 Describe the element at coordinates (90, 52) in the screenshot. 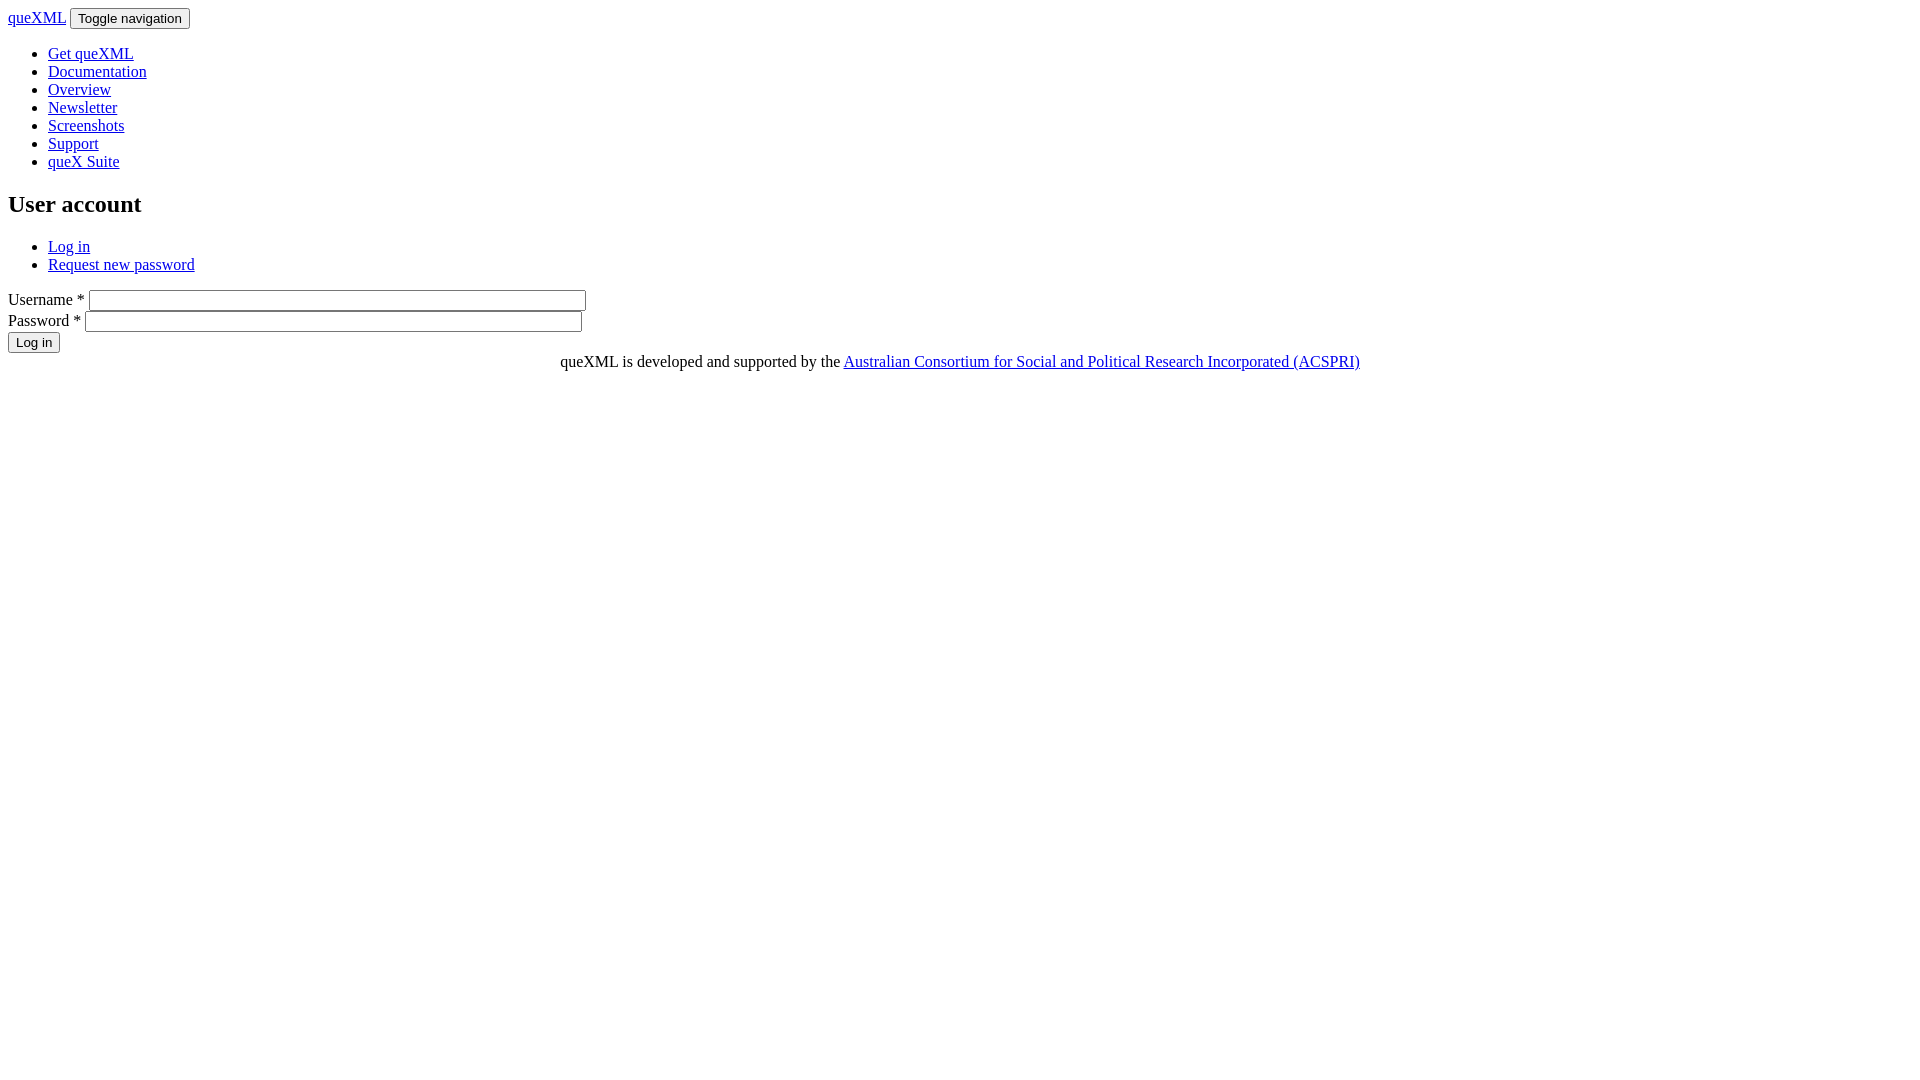

I see `'Get queXML'` at that location.